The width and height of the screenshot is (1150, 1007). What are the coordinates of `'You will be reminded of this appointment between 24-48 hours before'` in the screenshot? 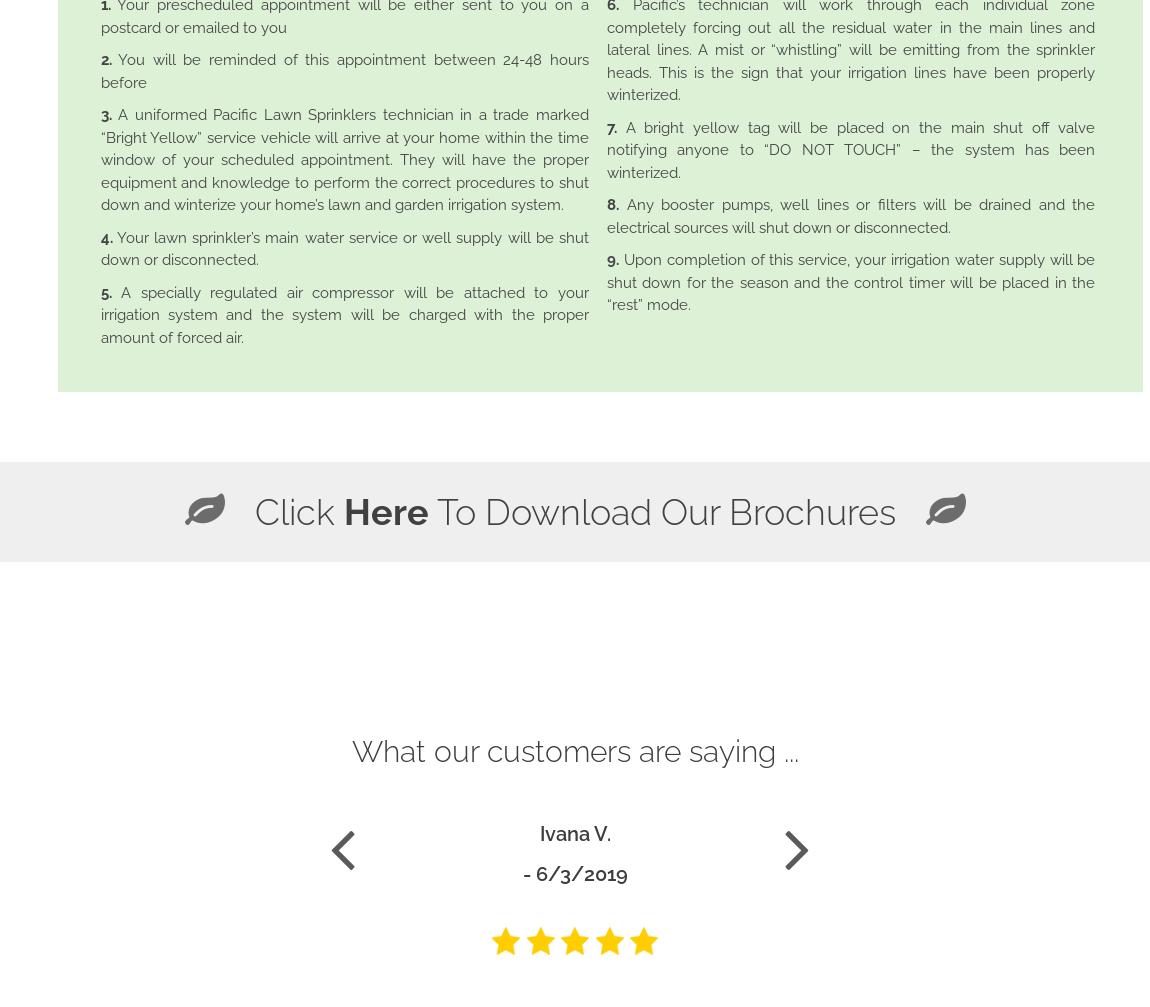 It's located at (343, 70).